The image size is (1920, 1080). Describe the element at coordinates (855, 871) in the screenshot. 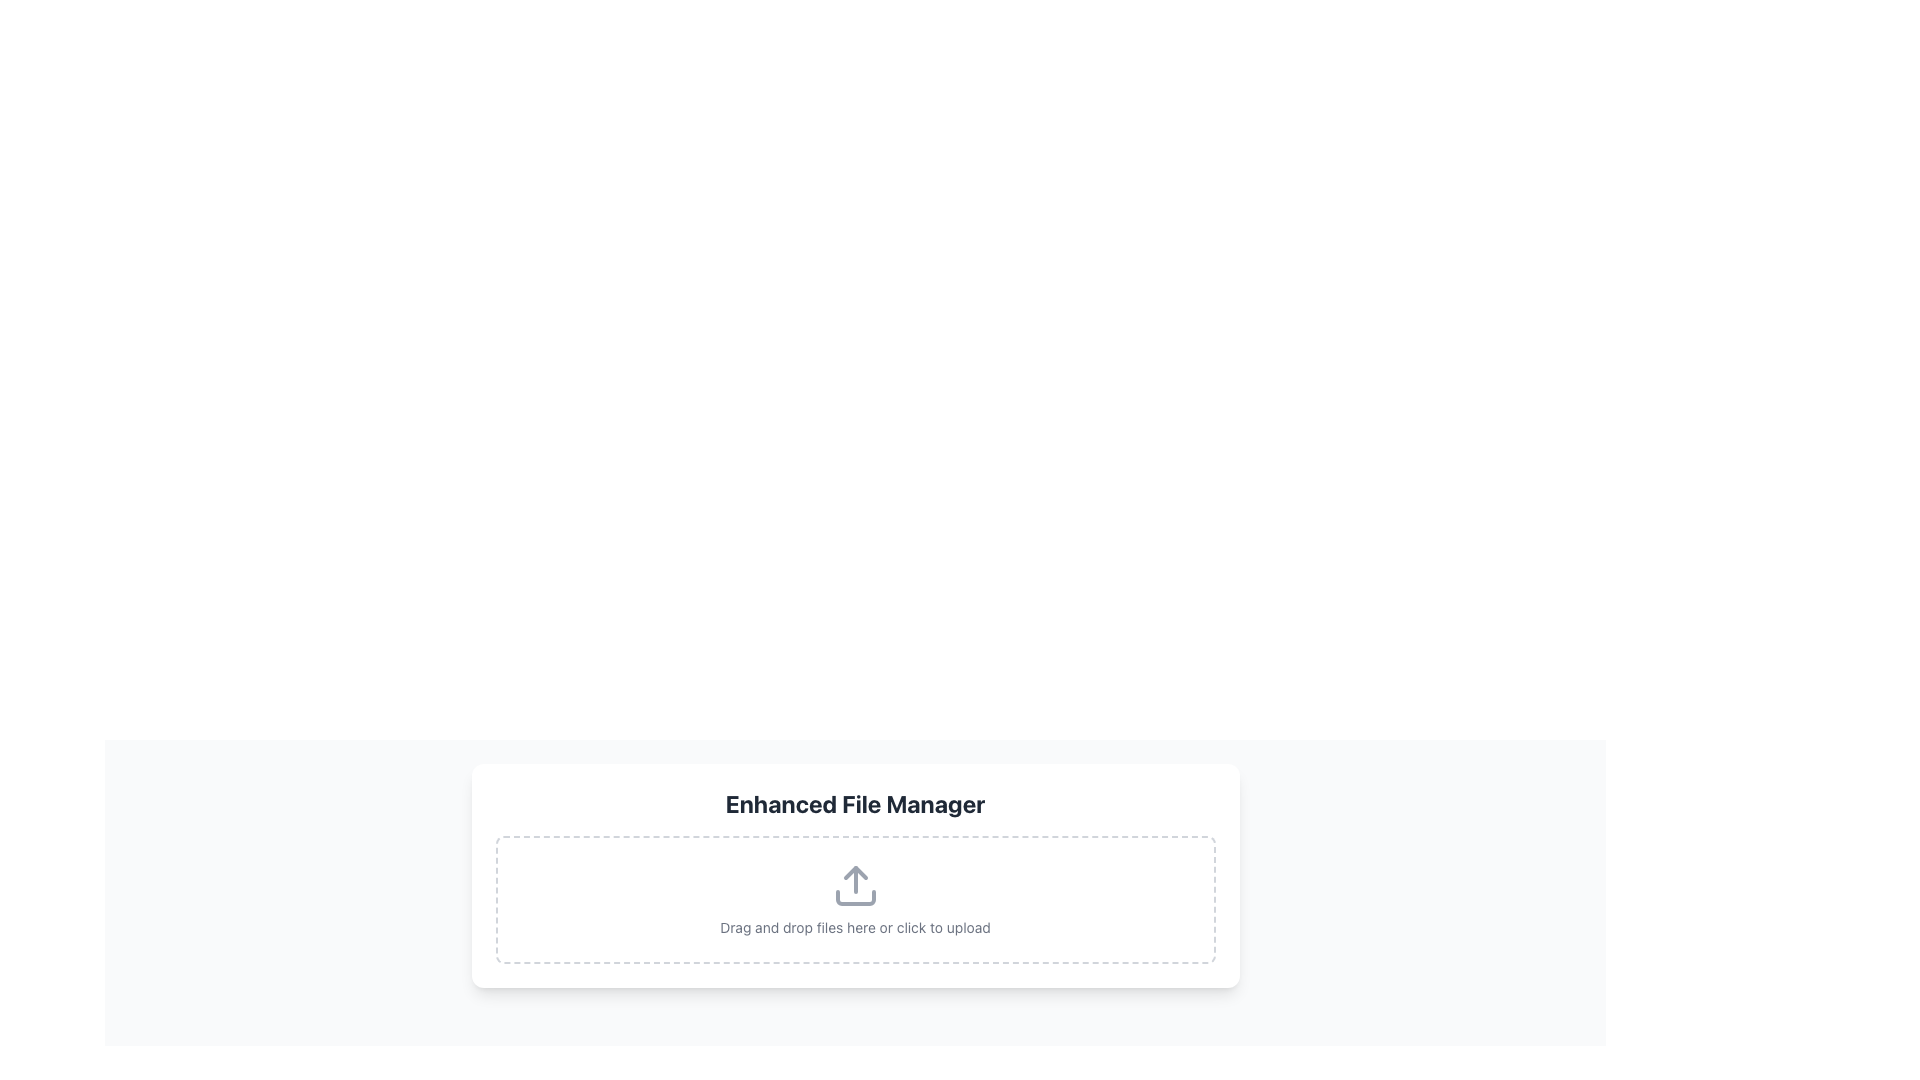

I see `the triangular upper part of the upload icon within the 'Enhanced File Manager' module` at that location.